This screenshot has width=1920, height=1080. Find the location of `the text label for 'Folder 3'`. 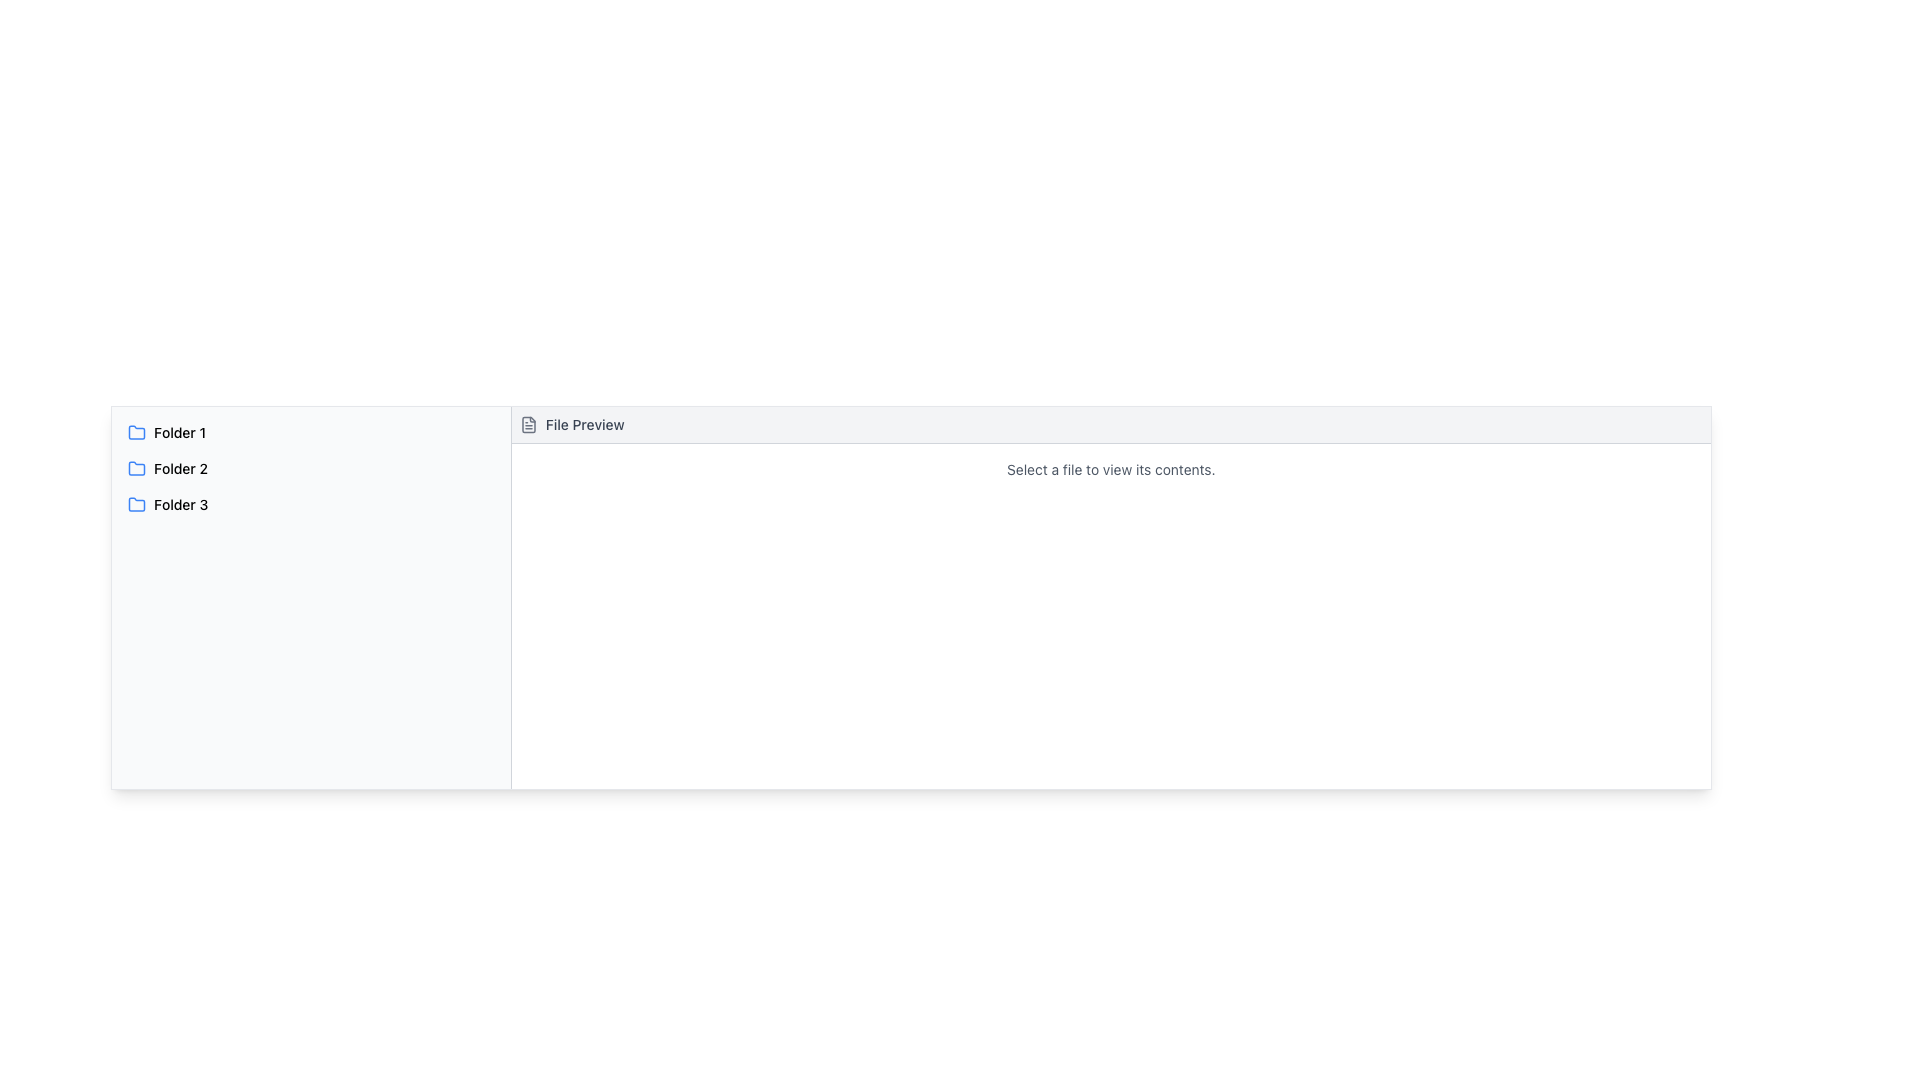

the text label for 'Folder 3' is located at coordinates (181, 504).